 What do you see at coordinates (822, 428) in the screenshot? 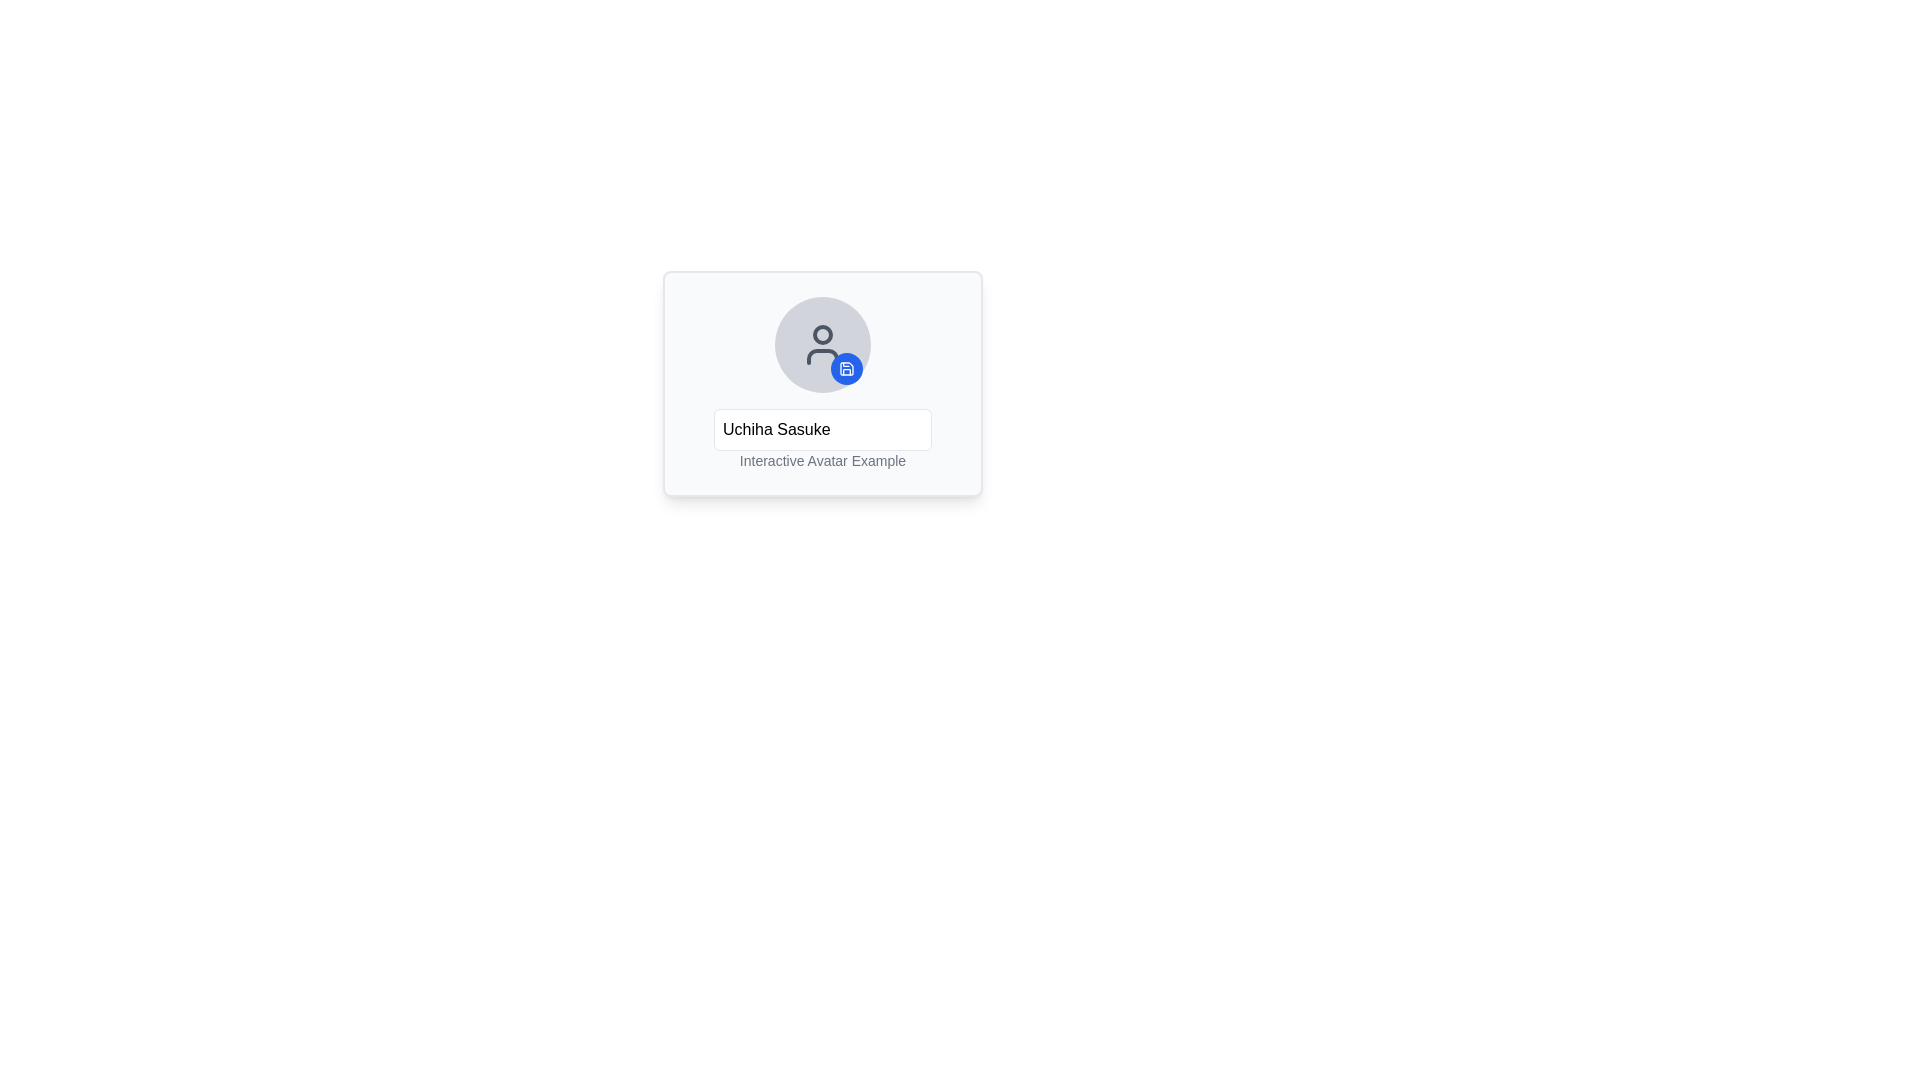
I see `the rectangular text box displaying the name 'Uchiha Sasuke'` at bounding box center [822, 428].